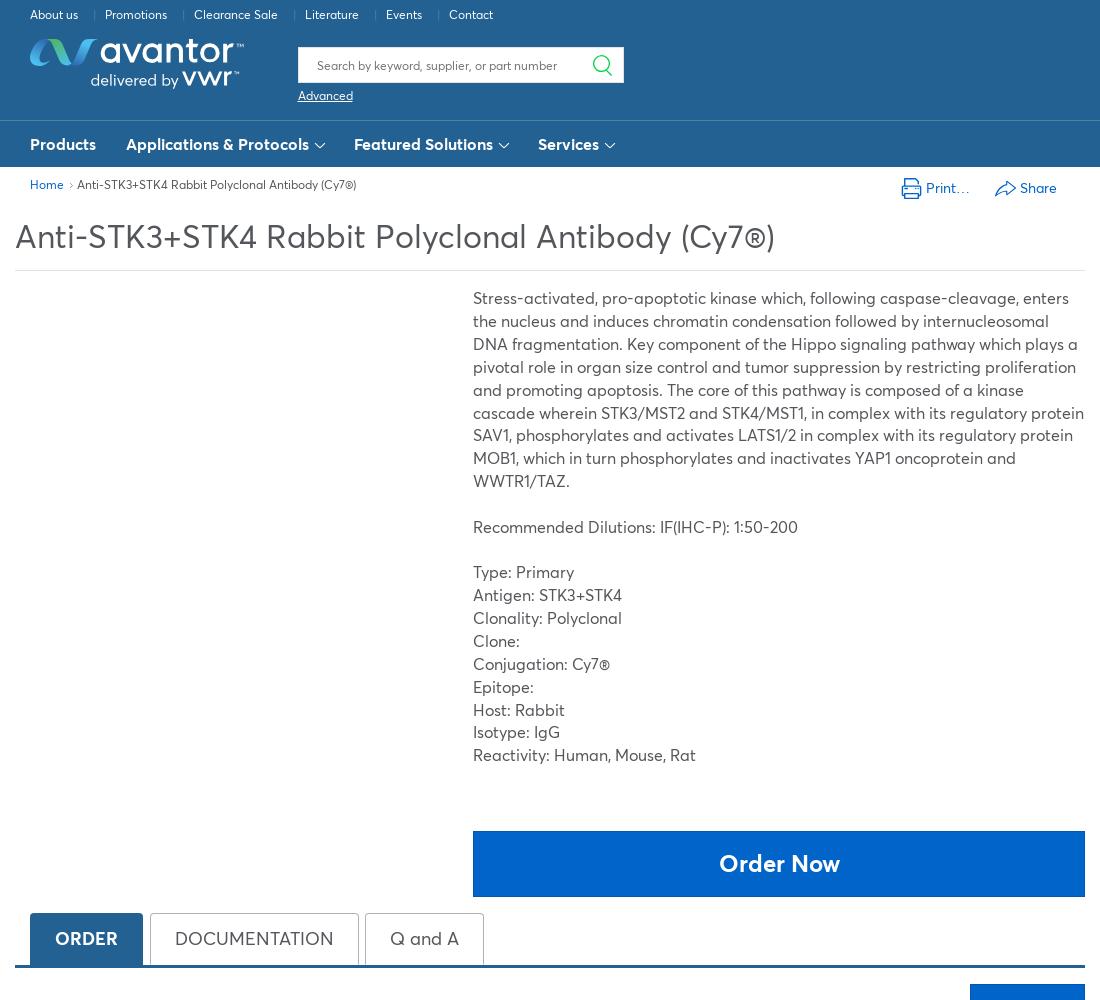 The width and height of the screenshot is (1100, 1000). I want to click on 'Stress-activated, pro-apoptotic kinase which, following caspase-cleavage, enters the nucleus and induces chromatin condensation followed by internucleosomal DNA fragmentation. Key component of the Hippo signaling pathway which plays a pivotal role in organ size control and tumor suppression by restricting proliferation and promoting apoptosis. The core of this pathway is composed of a kinase cascade wherein STK3/MST2 and STK4/MST1, in complex with its regulatory protein SAV1, phosphorylates and activates LATS1/2 in complex with its regulatory protein MOB1, which in turn phosphorylates and inactivates YAP1 oncoprotein and WWTR1/TAZ.', so click(778, 389).